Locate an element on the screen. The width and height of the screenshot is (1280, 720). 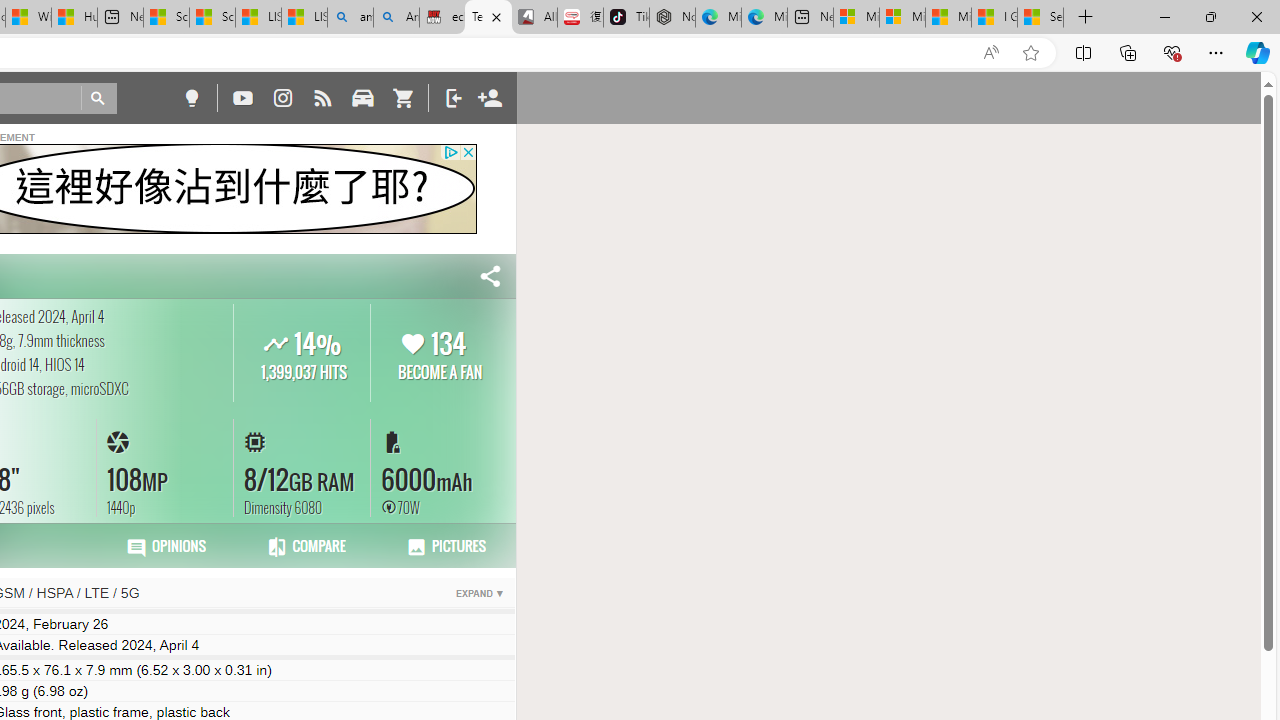
'Huge shark washes ashore at New York City beach | Watch' is located at coordinates (74, 17).